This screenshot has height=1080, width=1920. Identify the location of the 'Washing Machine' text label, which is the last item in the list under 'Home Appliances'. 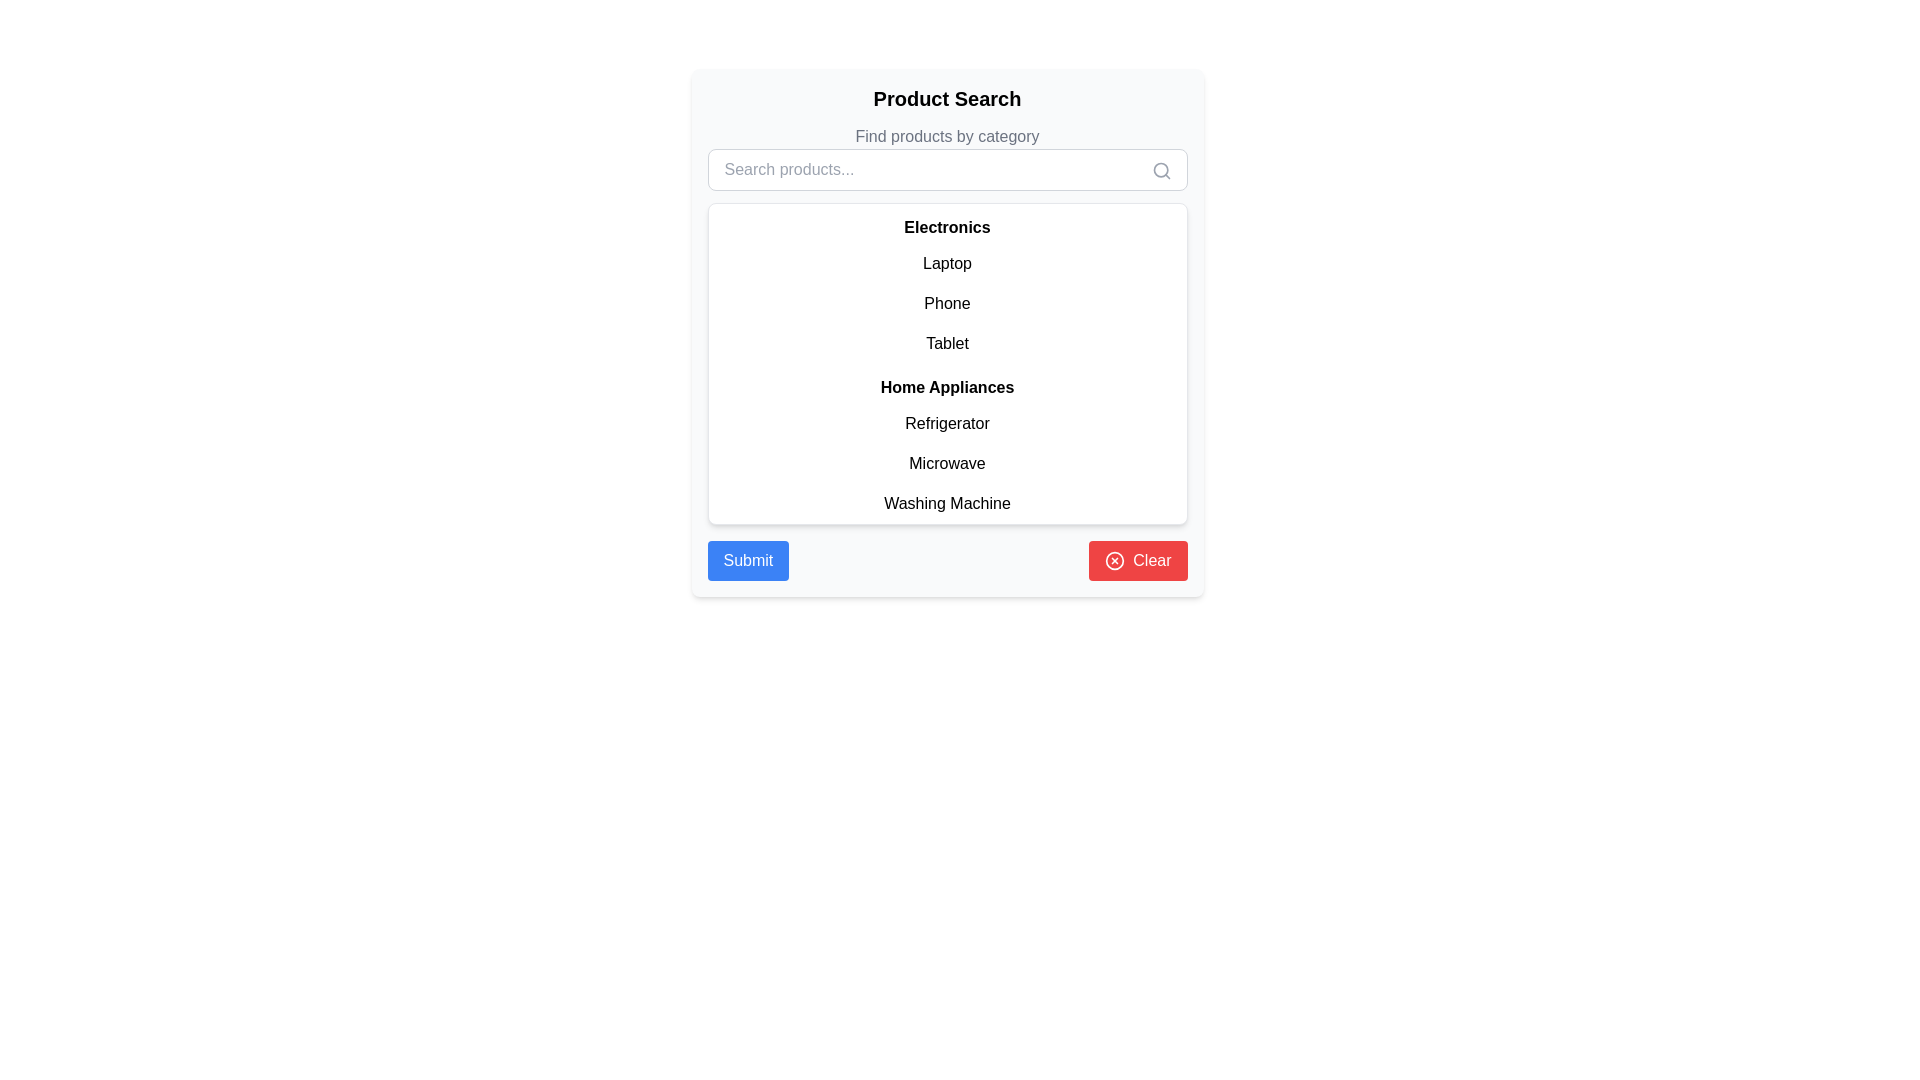
(946, 503).